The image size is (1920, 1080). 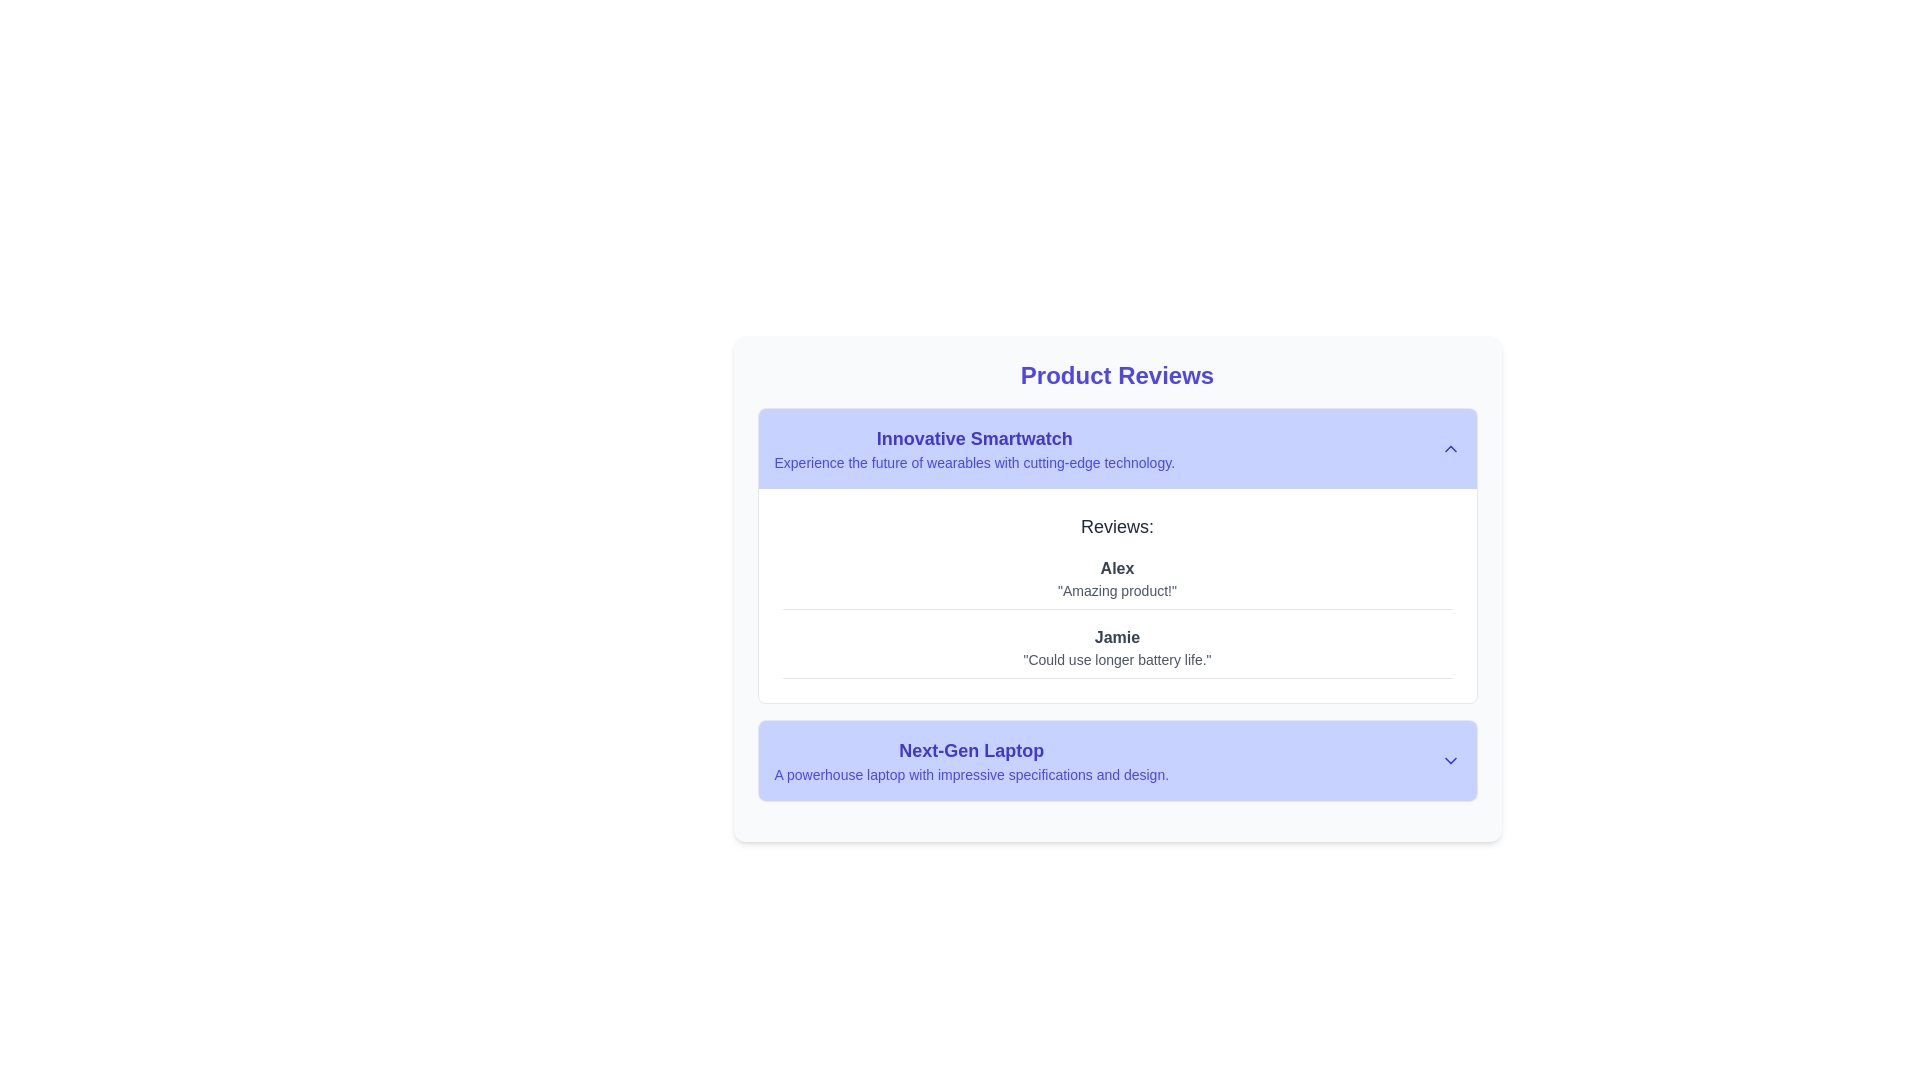 What do you see at coordinates (974, 462) in the screenshot?
I see `the descriptive text element located below the 'Innovative Smartwatch' heading, which elaborates on its features and technology` at bounding box center [974, 462].